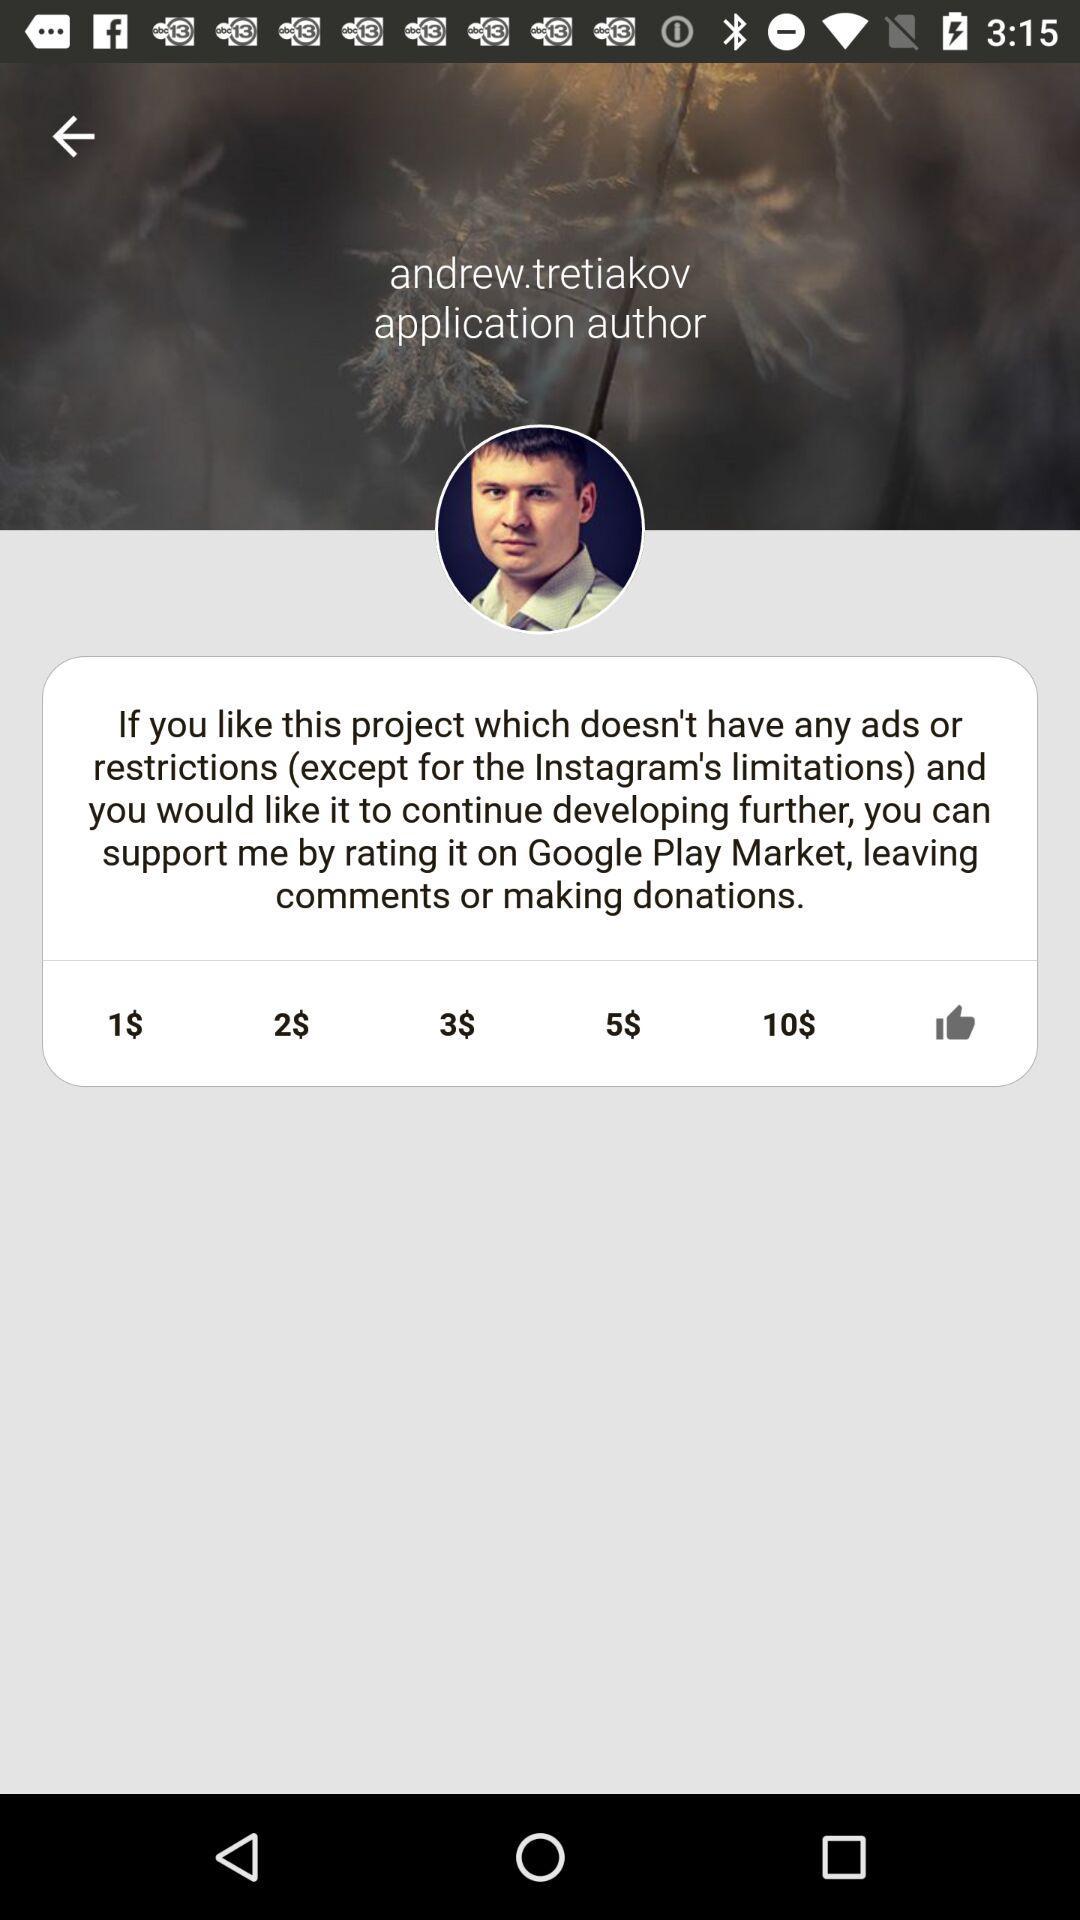  Describe the element at coordinates (457, 1023) in the screenshot. I see `icon to the right of 2$` at that location.